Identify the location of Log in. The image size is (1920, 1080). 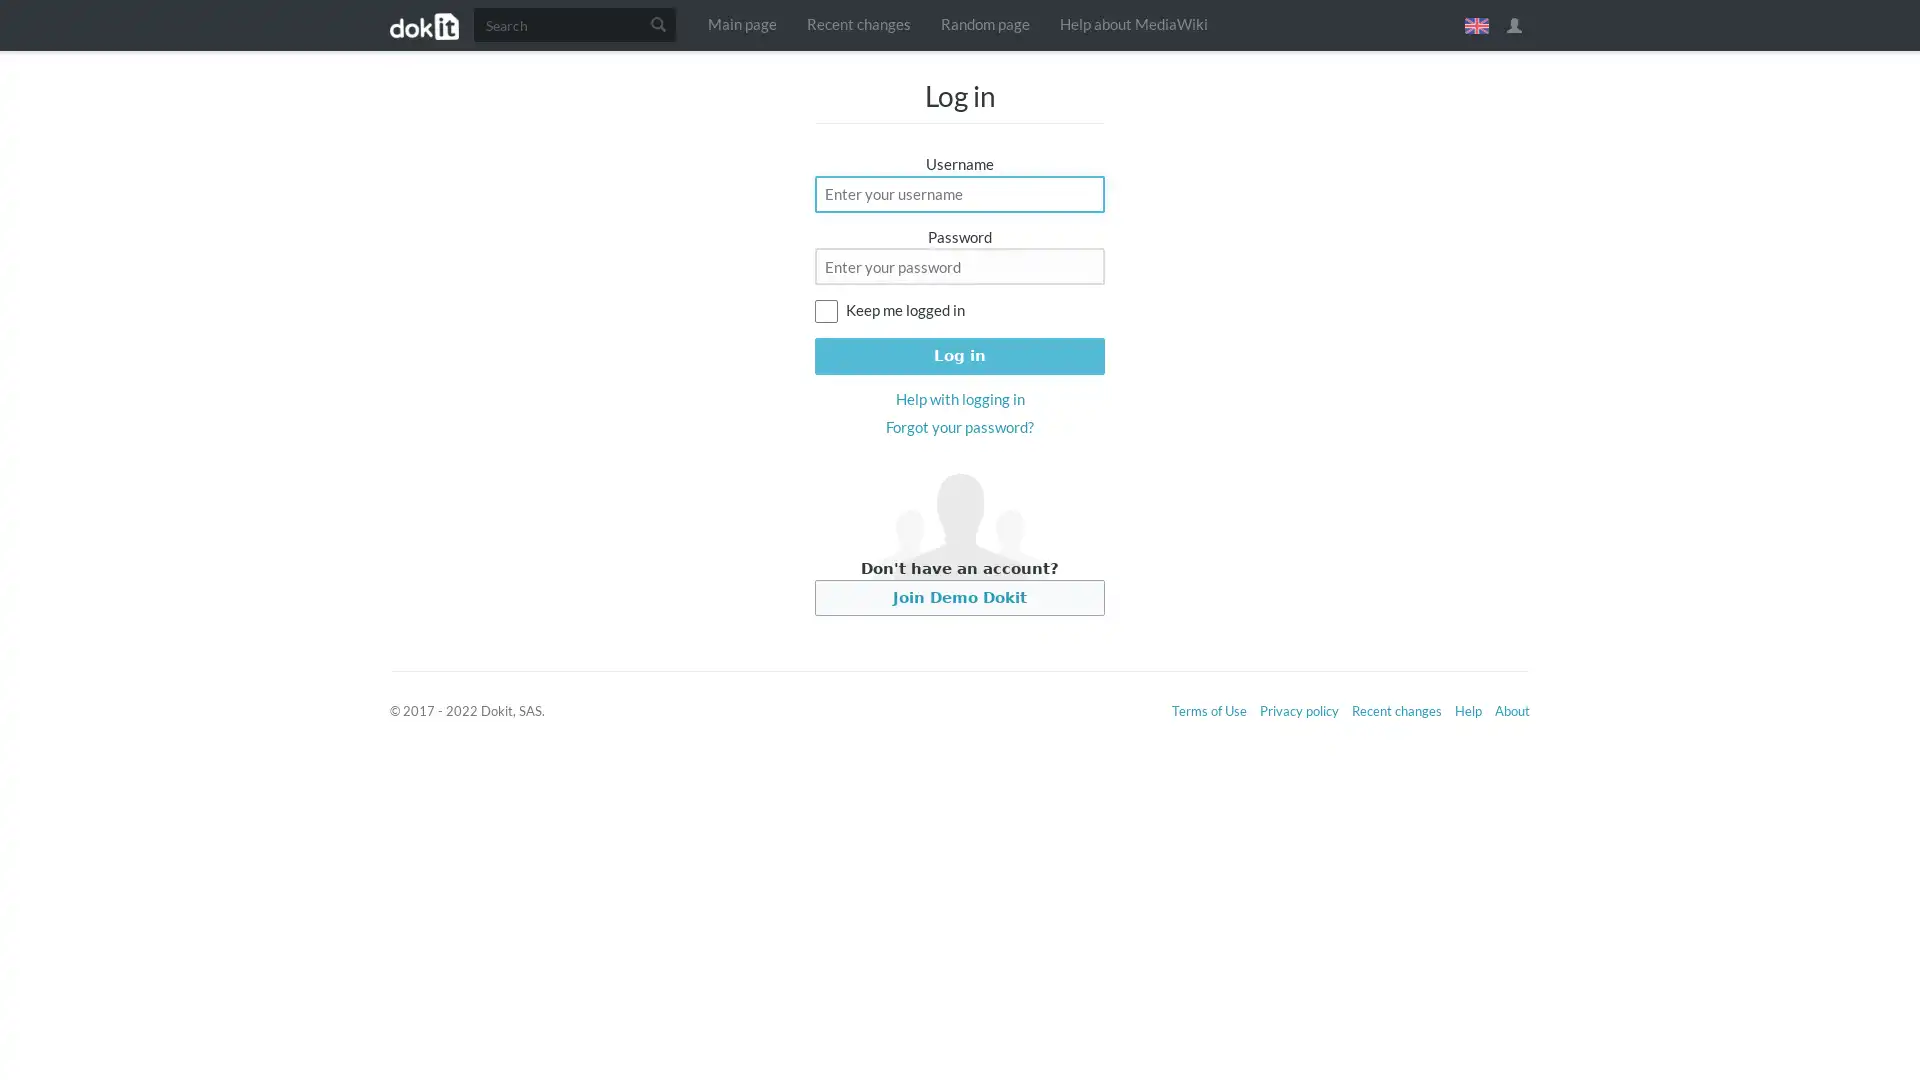
(960, 354).